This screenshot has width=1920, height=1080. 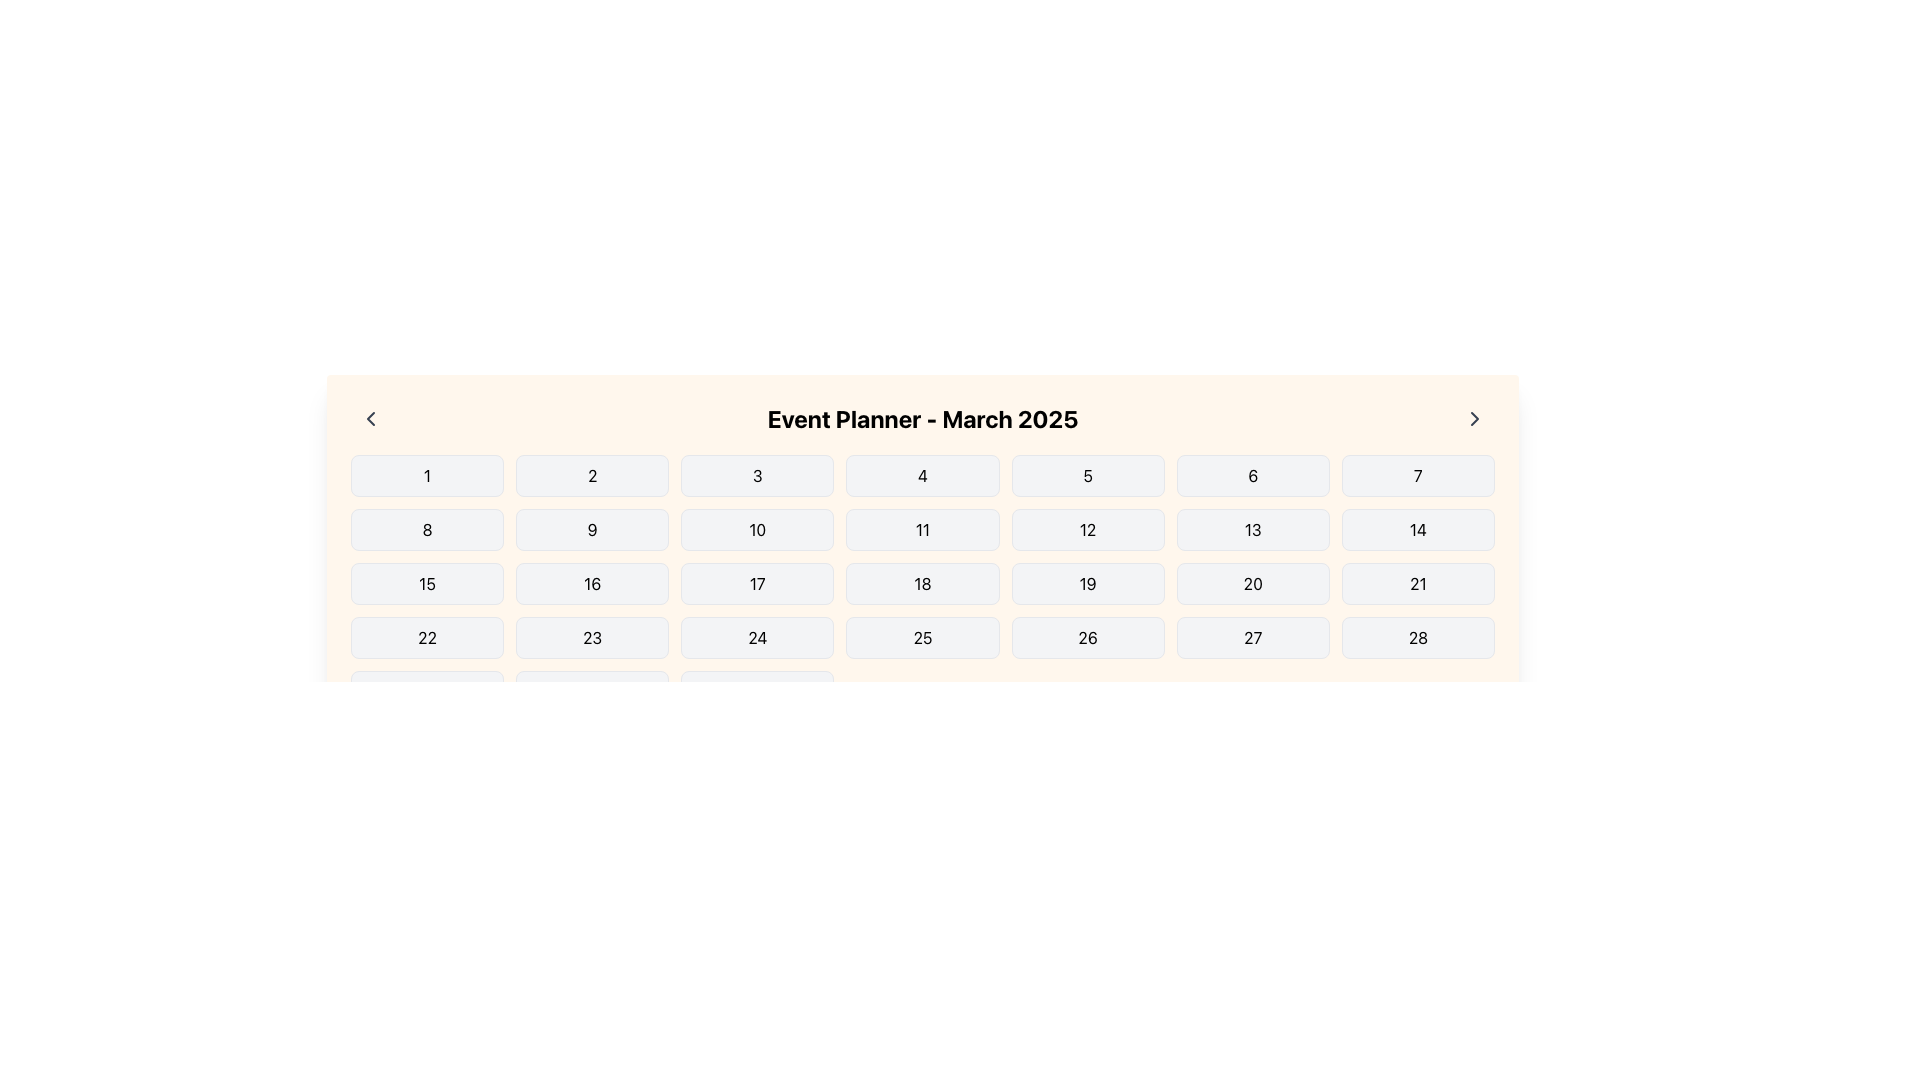 I want to click on the button, so click(x=1087, y=637).